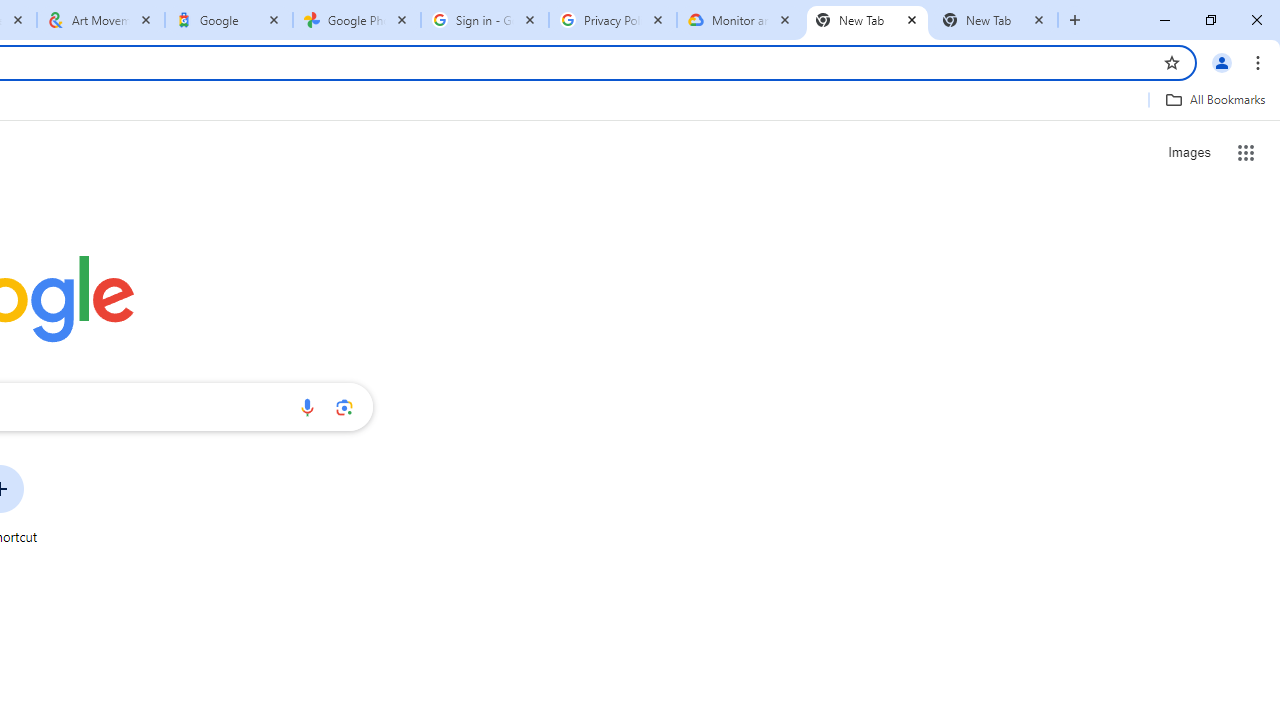  Describe the element at coordinates (867, 20) in the screenshot. I see `'New Tab'` at that location.